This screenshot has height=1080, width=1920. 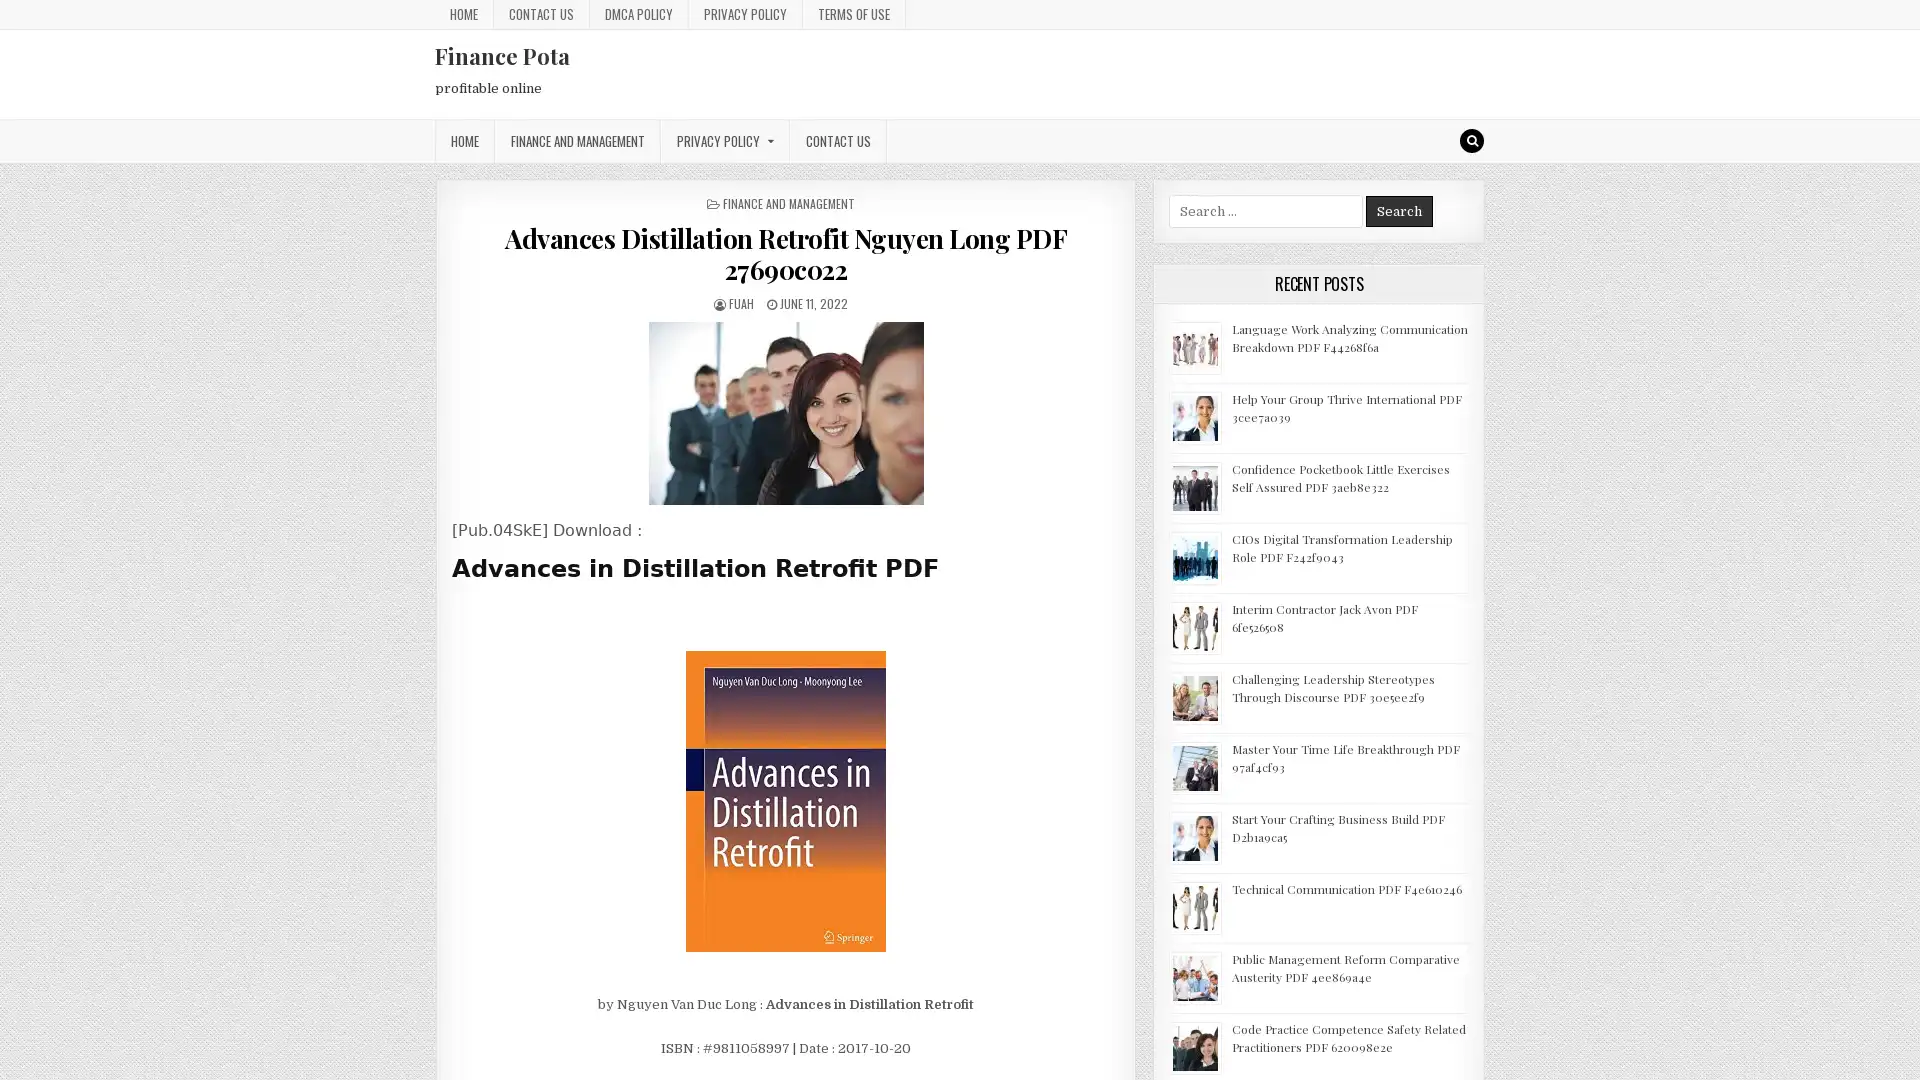 What do you see at coordinates (1398, 211) in the screenshot?
I see `Search` at bounding box center [1398, 211].